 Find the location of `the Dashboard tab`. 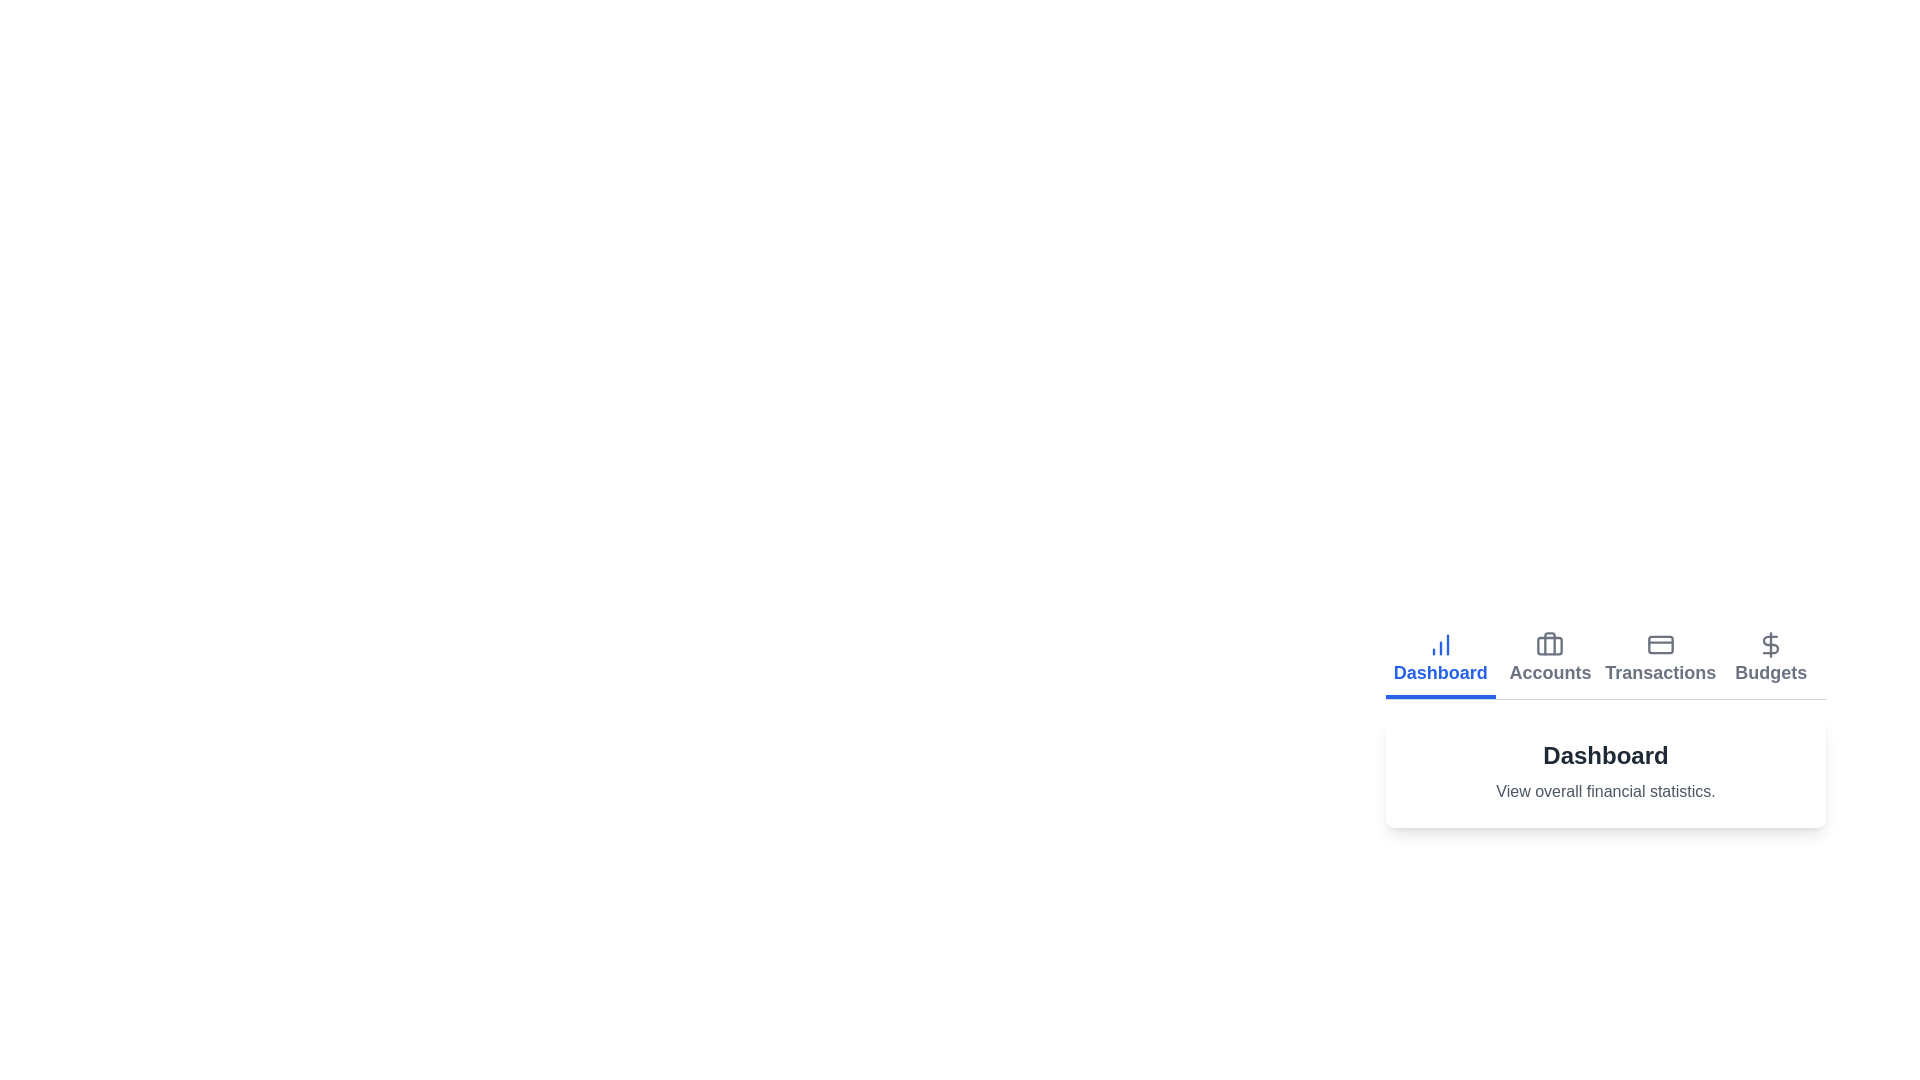

the Dashboard tab is located at coordinates (1440, 660).